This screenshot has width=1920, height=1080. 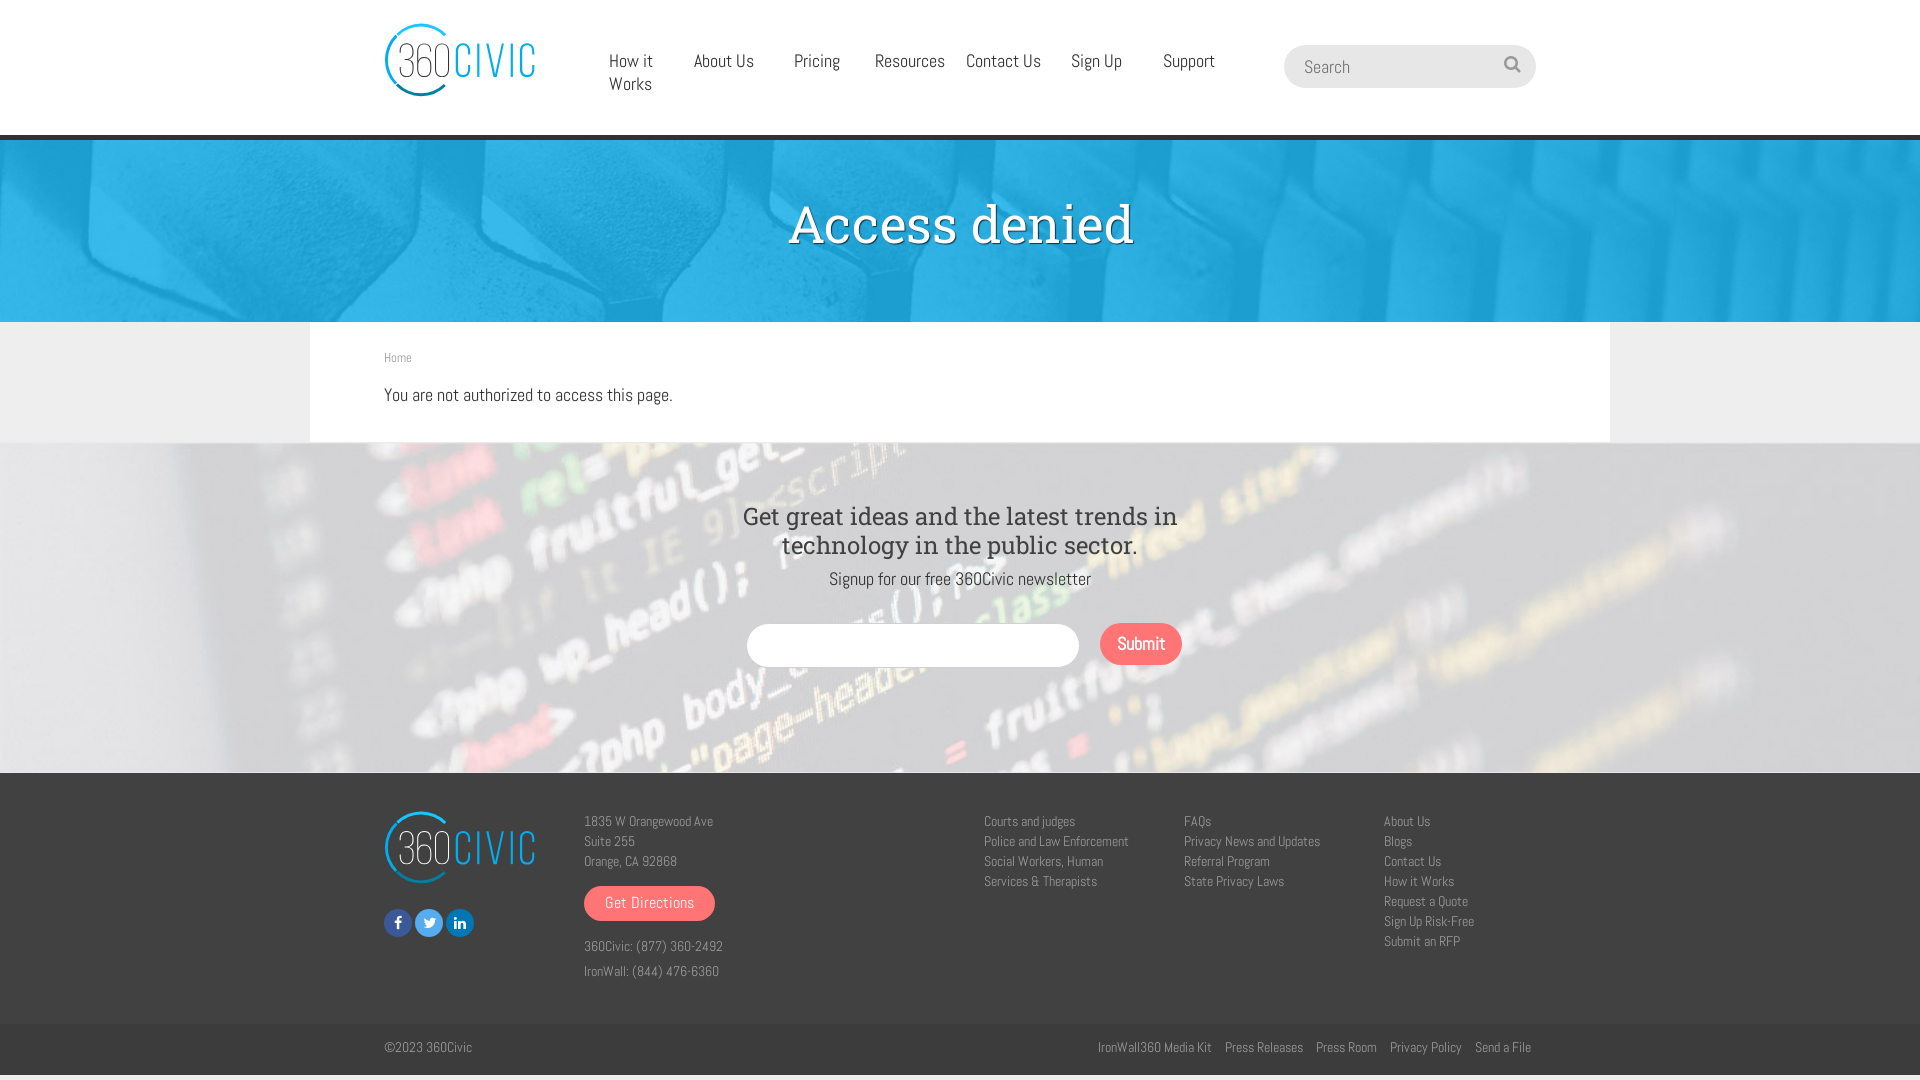 What do you see at coordinates (1424, 901) in the screenshot?
I see `'Request a Quote'` at bounding box center [1424, 901].